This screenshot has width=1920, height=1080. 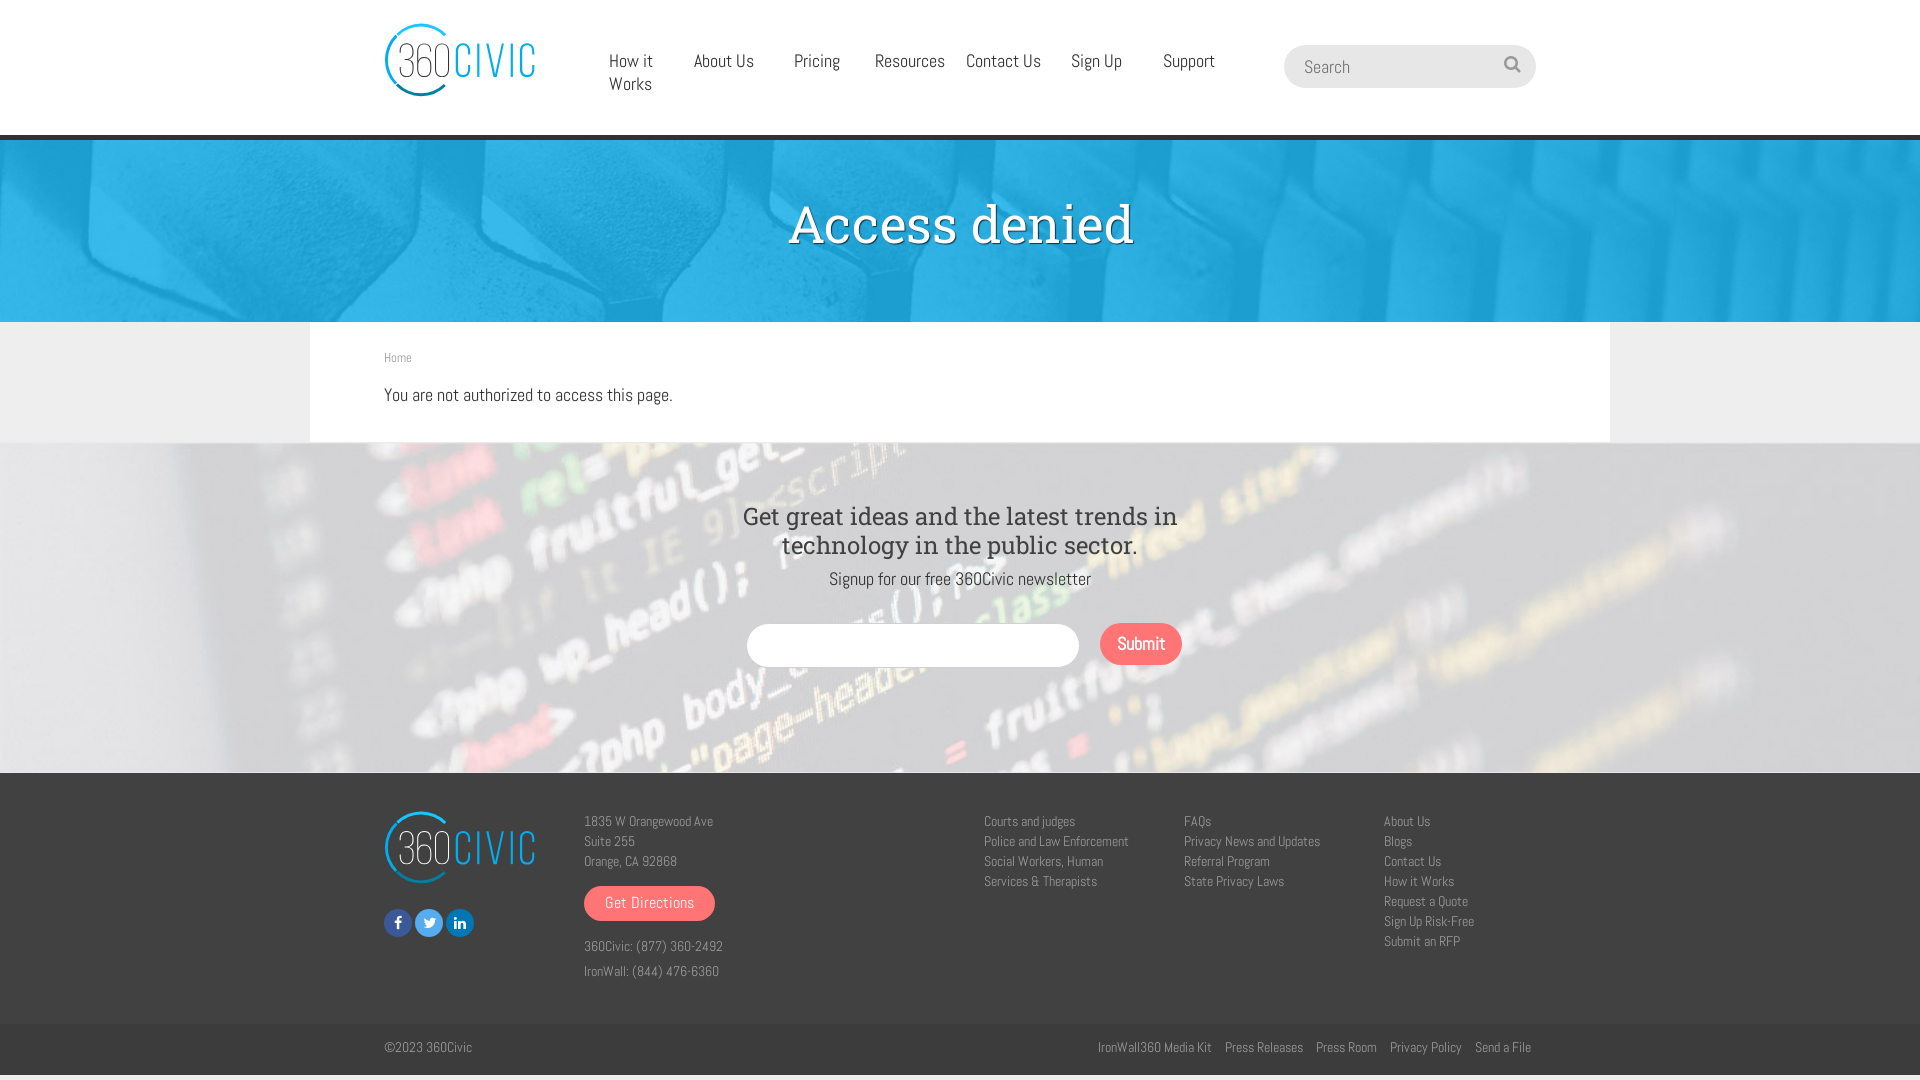 What do you see at coordinates (1424, 901) in the screenshot?
I see `'Request a Quote'` at bounding box center [1424, 901].